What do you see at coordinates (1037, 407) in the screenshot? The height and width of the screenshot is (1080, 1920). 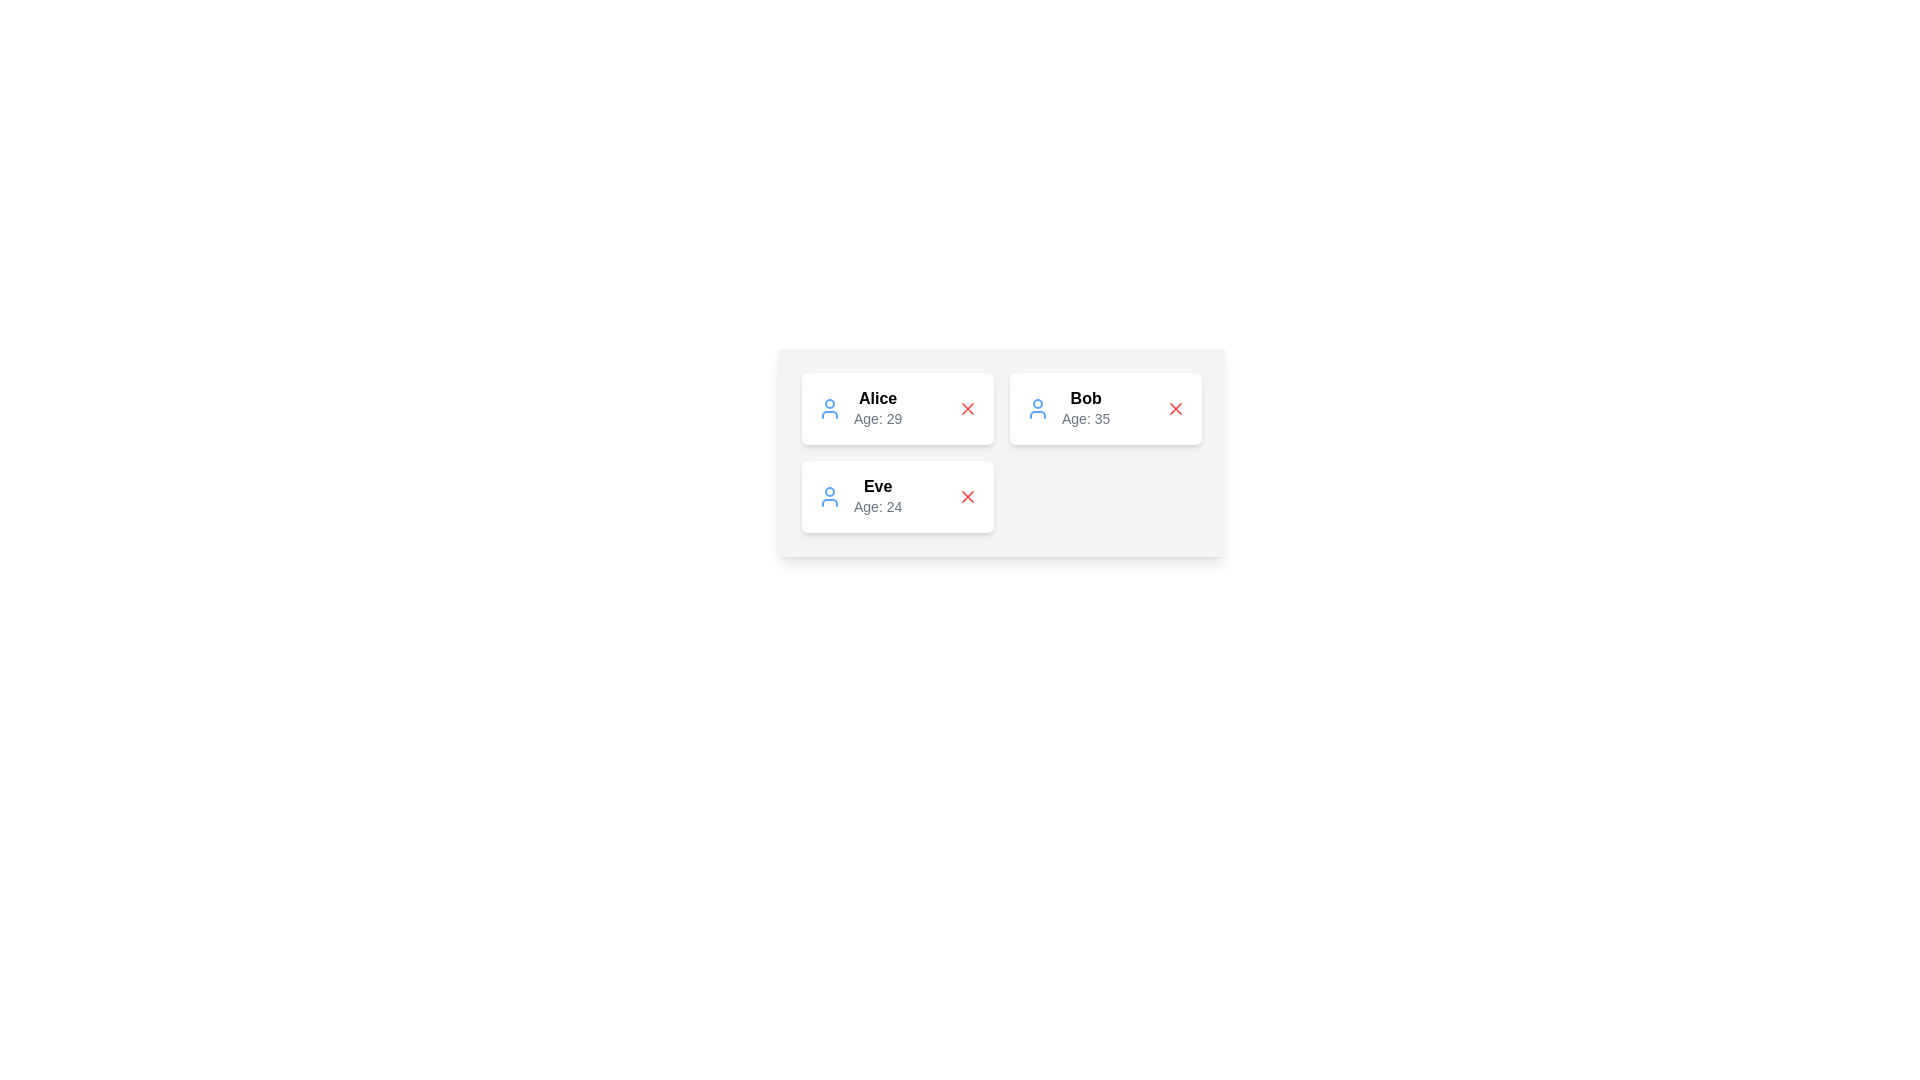 I see `the user icon corresponding to Bob` at bounding box center [1037, 407].